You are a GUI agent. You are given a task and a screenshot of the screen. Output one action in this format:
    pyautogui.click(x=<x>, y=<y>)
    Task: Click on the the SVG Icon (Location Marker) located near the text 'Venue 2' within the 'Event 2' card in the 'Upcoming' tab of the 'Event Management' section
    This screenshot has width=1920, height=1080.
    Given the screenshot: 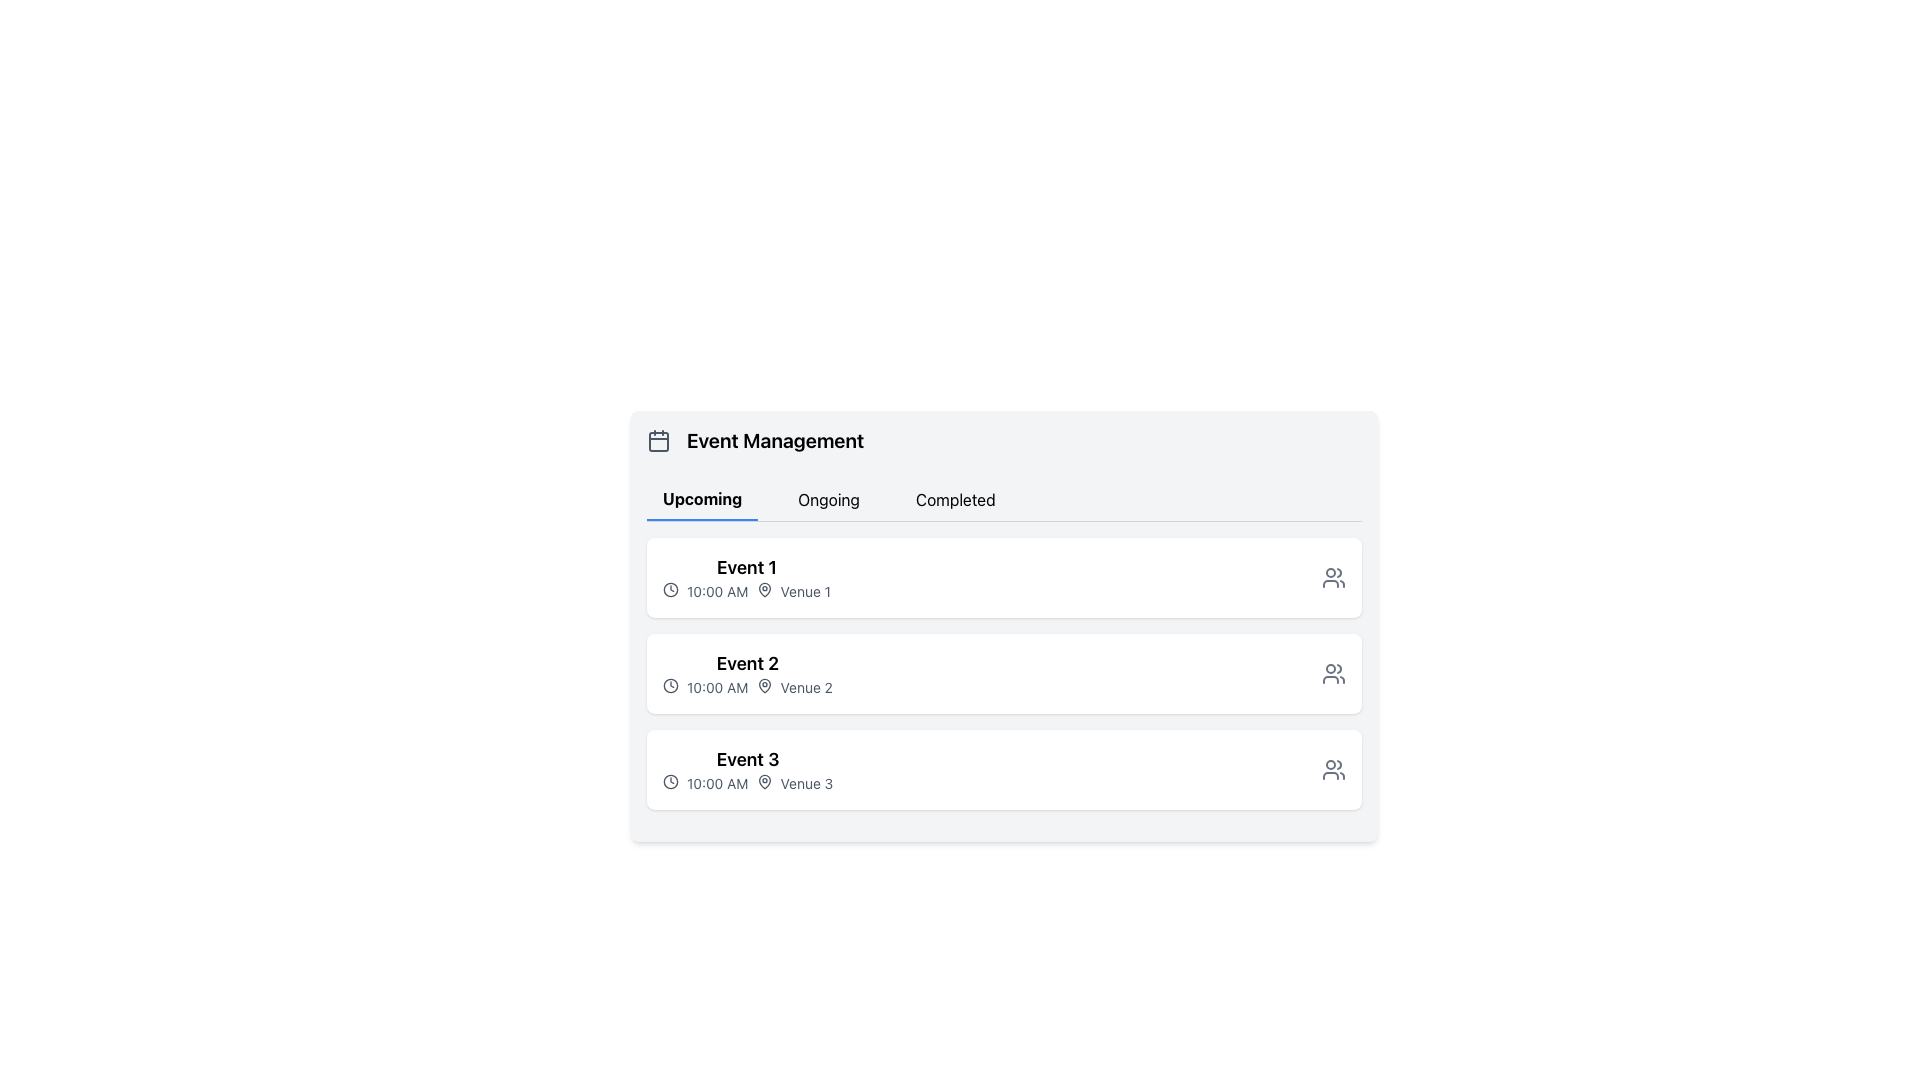 What is the action you would take?
    pyautogui.click(x=763, y=685)
    